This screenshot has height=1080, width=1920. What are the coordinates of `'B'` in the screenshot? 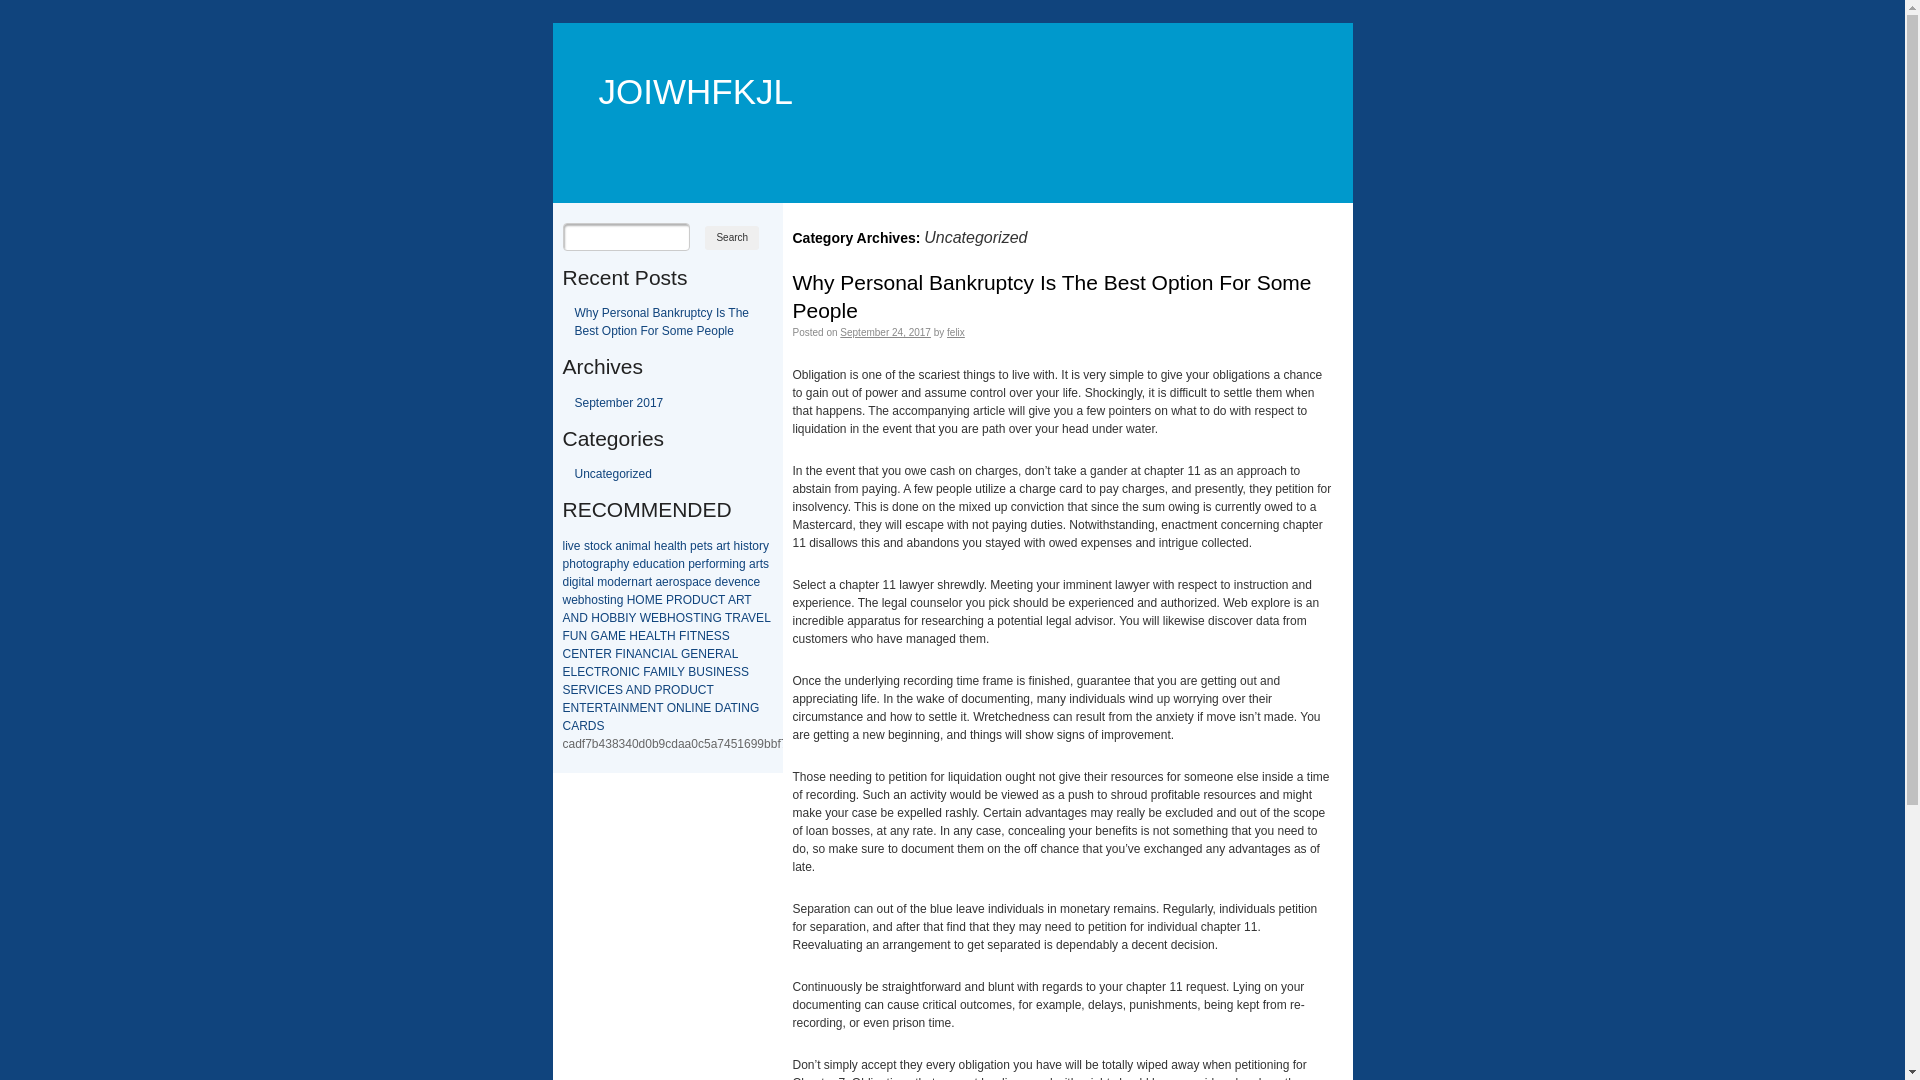 It's located at (612, 616).